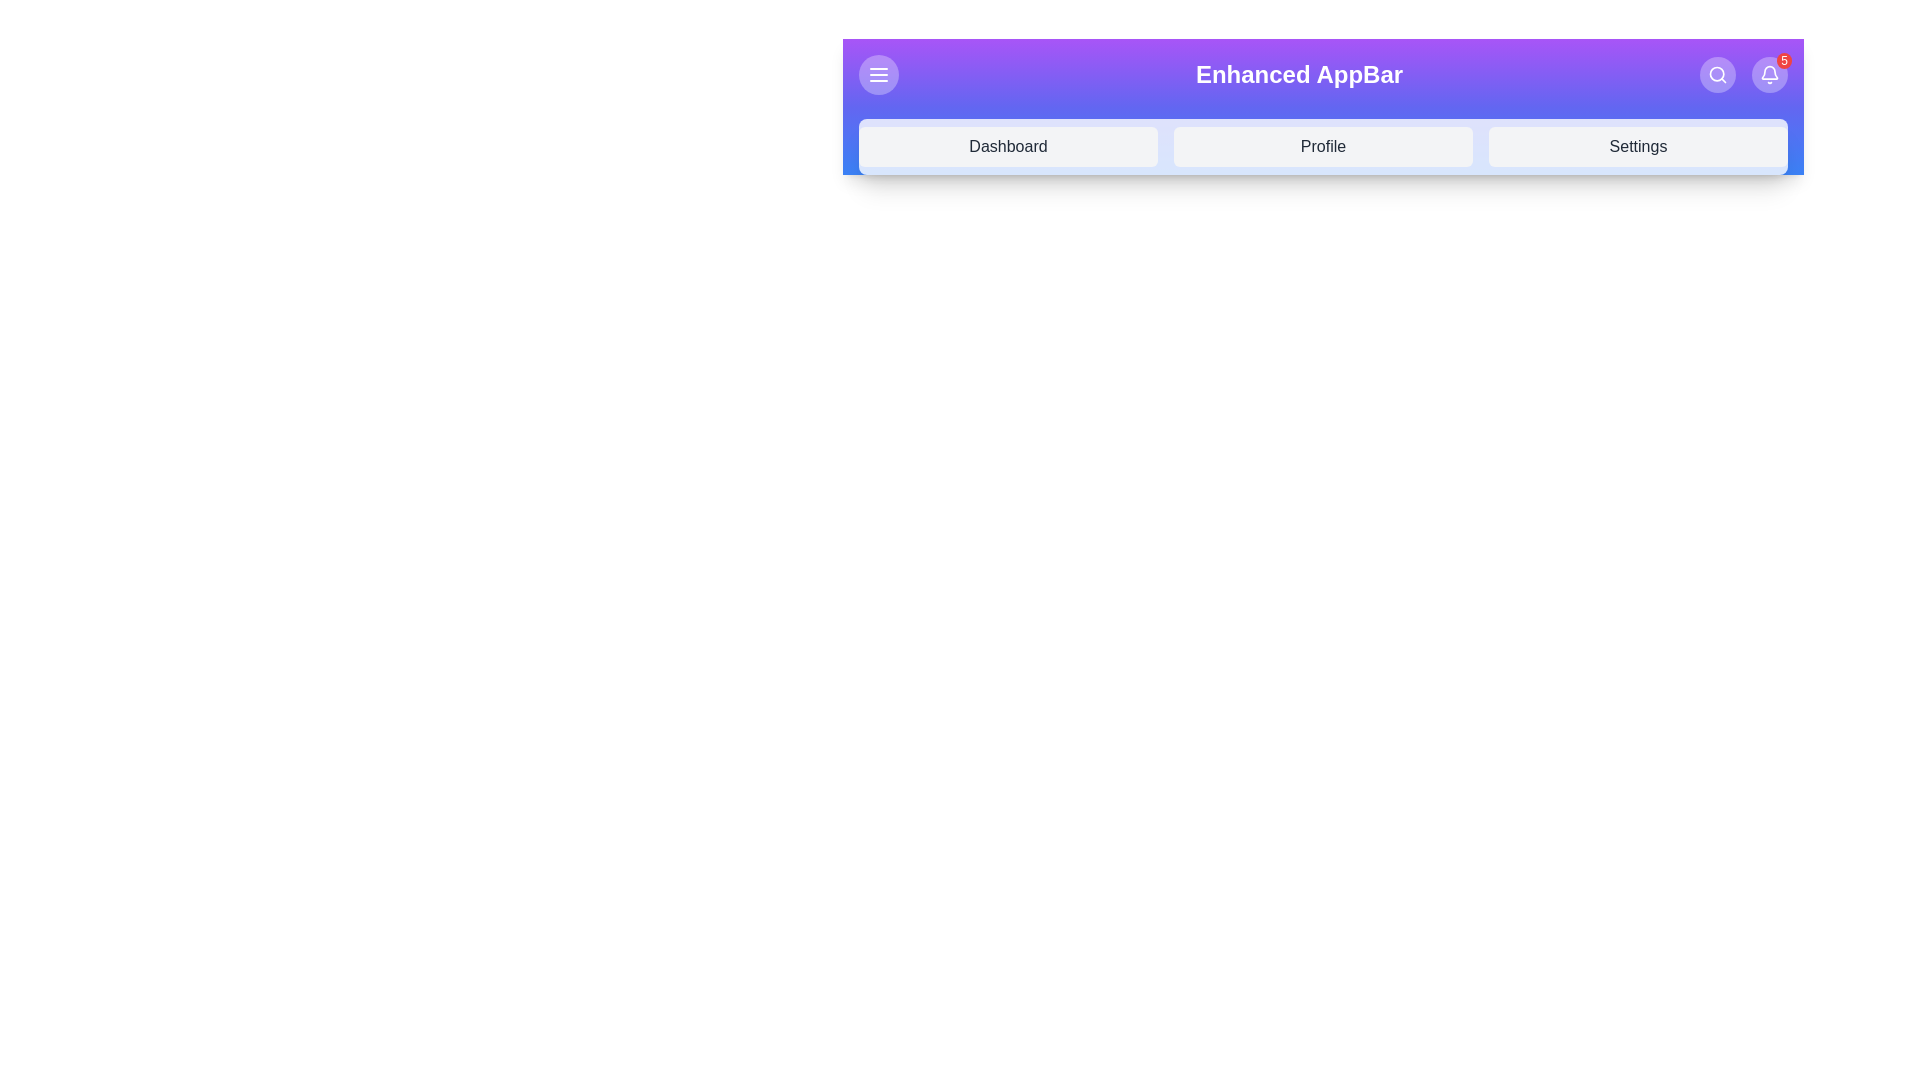 This screenshot has width=1920, height=1080. Describe the element at coordinates (1638, 145) in the screenshot. I see `the navigation item Settings to navigate to its respective section` at that location.